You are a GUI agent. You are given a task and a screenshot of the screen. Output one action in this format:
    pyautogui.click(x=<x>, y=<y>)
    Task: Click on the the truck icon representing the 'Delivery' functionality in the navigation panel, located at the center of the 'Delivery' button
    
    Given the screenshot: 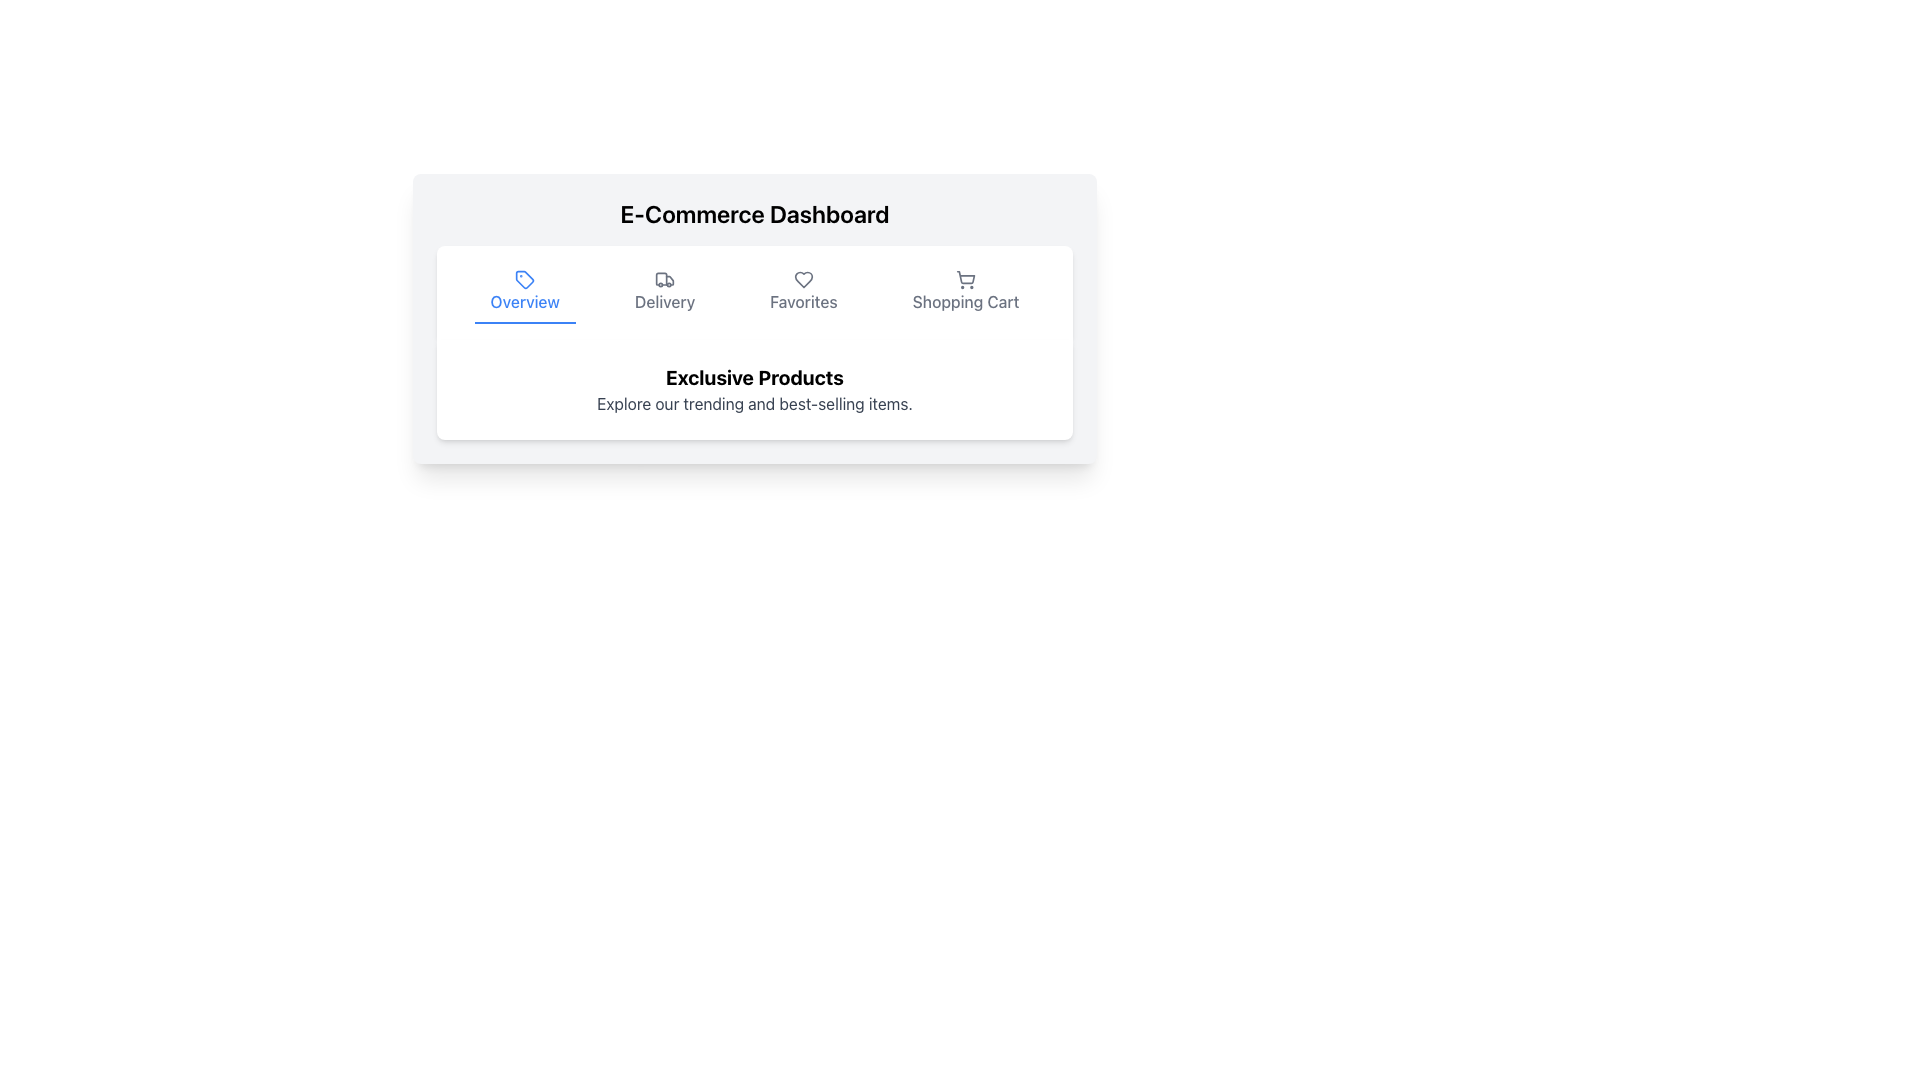 What is the action you would take?
    pyautogui.click(x=665, y=280)
    